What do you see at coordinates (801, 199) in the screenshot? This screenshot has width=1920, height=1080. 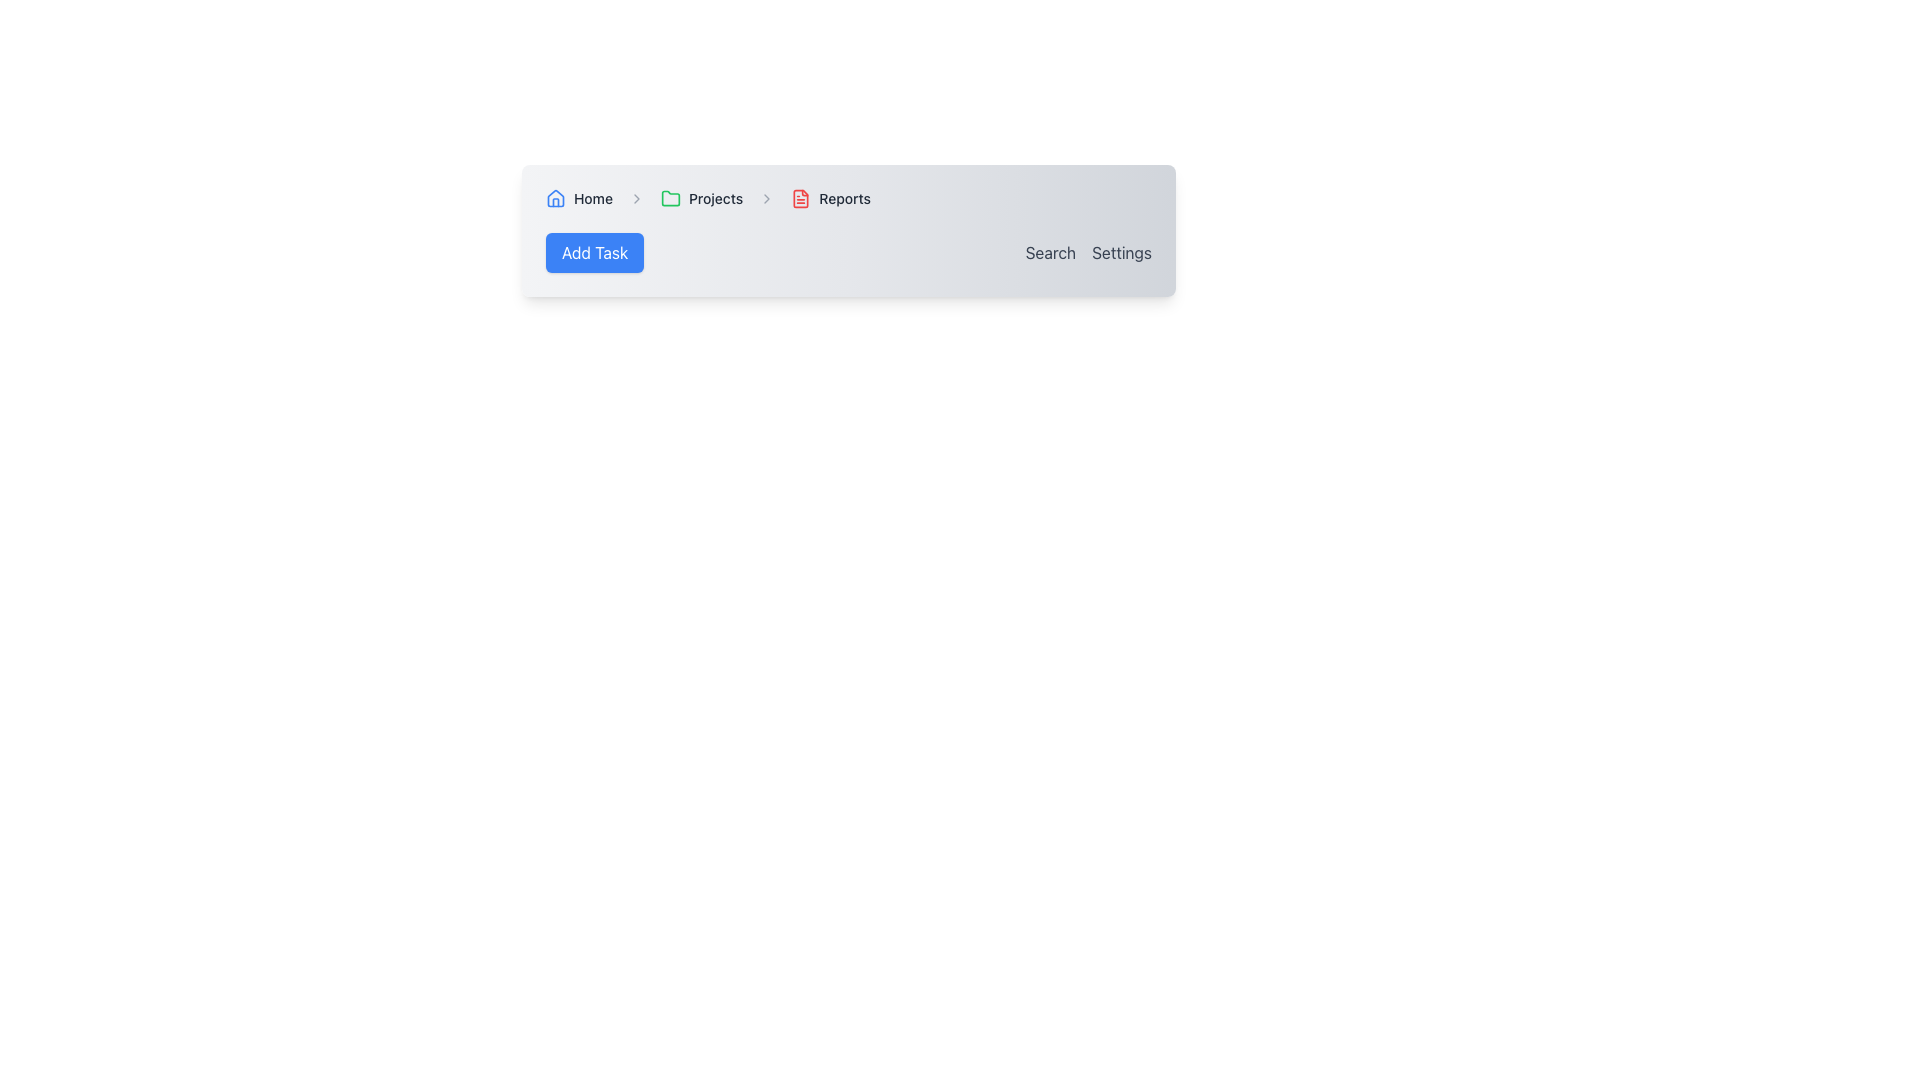 I see `the state of the red document icon located next to the text 'Reports' in the breadcrumb navigation bar` at bounding box center [801, 199].